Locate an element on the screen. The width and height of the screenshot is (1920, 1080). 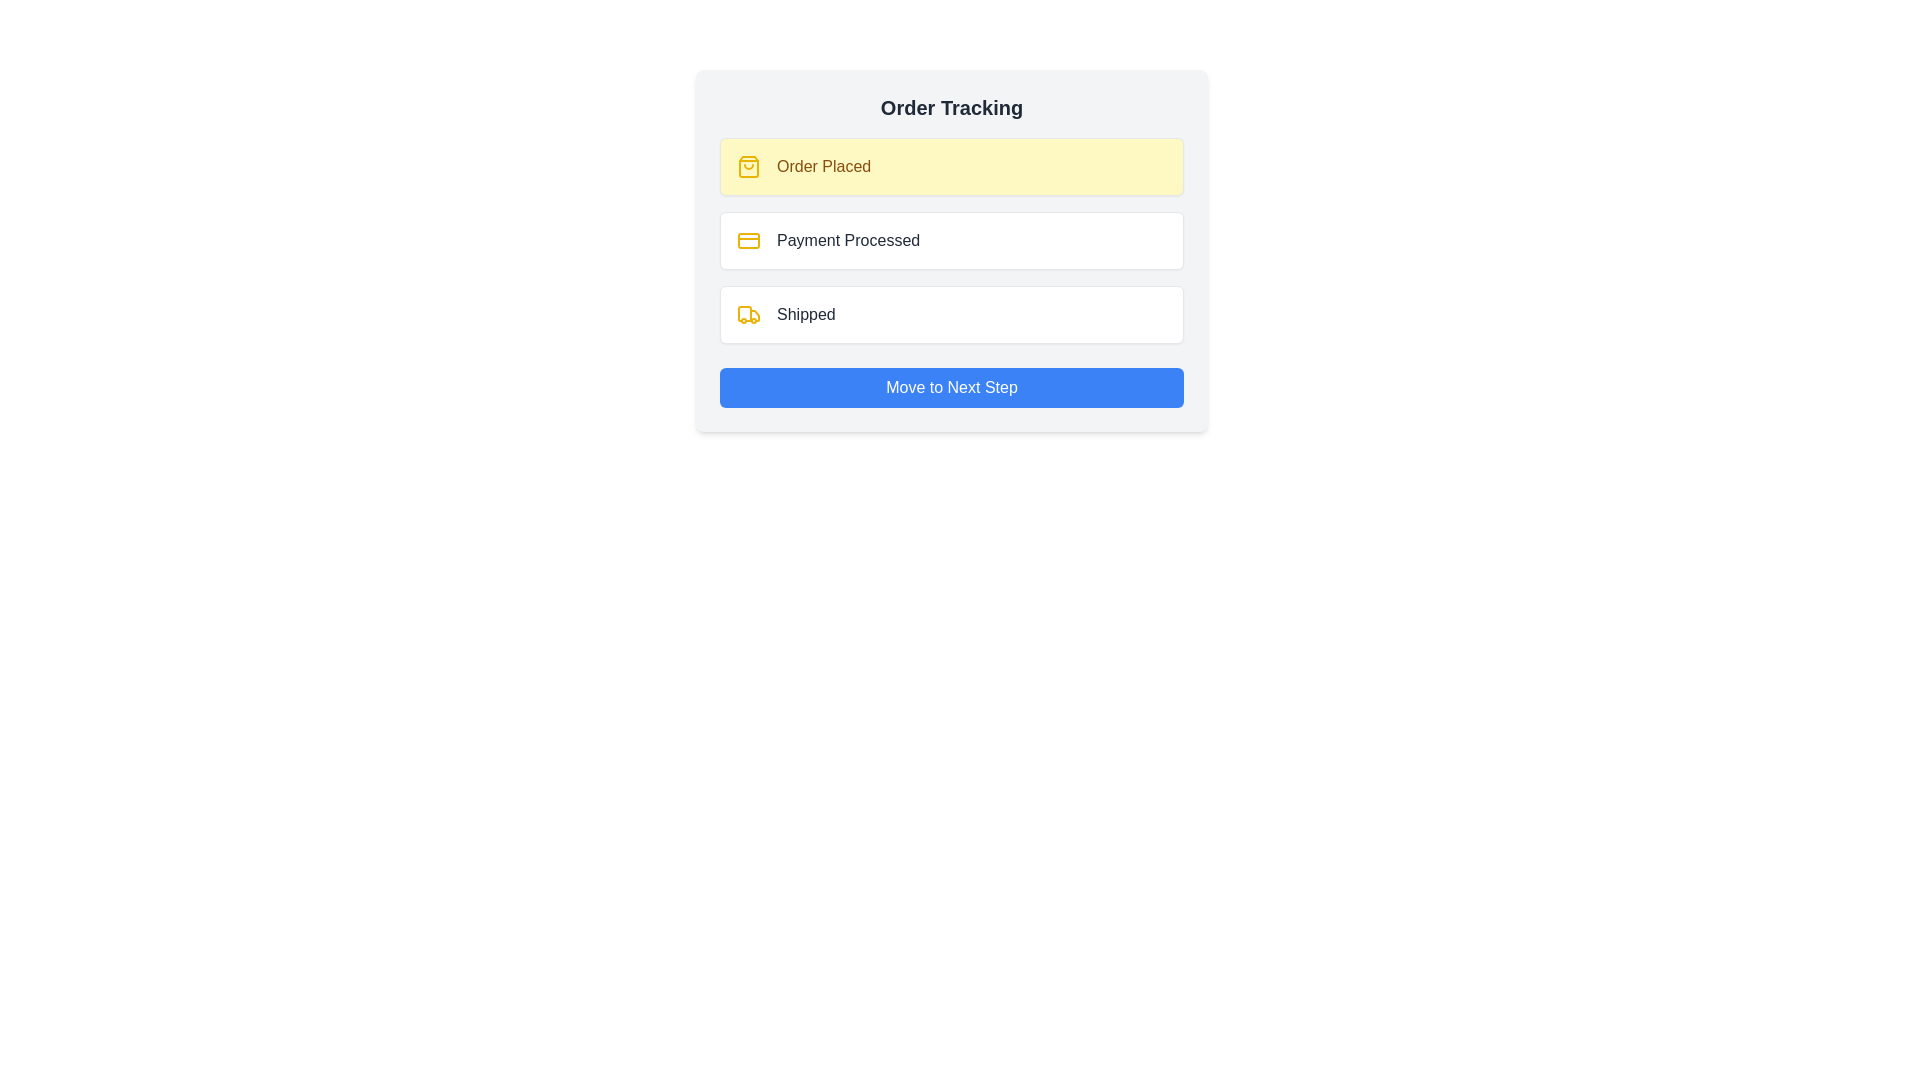
the text label indicating 'Order Placed' status in the order tracking list, which is located to the right of a small yellow icon within the card titled 'Order Tracking' is located at coordinates (824, 165).